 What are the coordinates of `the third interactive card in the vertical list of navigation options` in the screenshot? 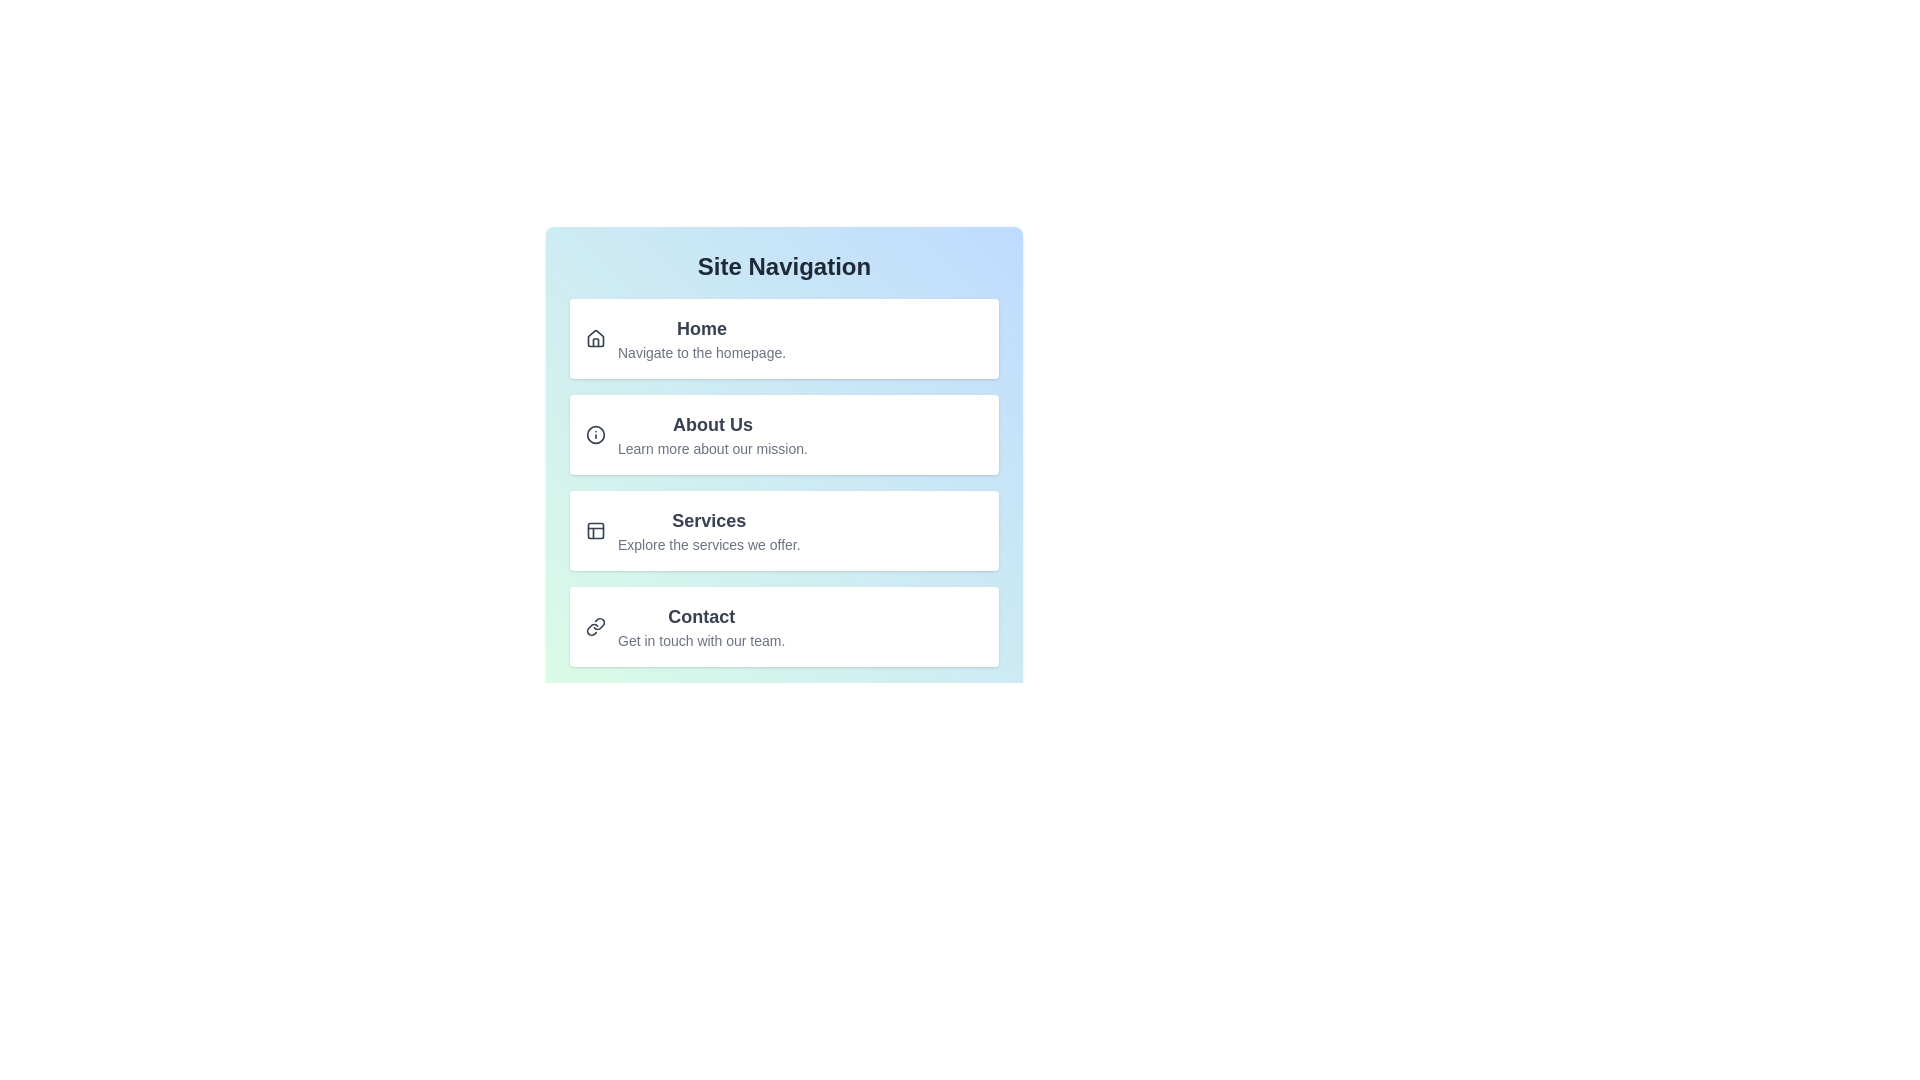 It's located at (783, 530).